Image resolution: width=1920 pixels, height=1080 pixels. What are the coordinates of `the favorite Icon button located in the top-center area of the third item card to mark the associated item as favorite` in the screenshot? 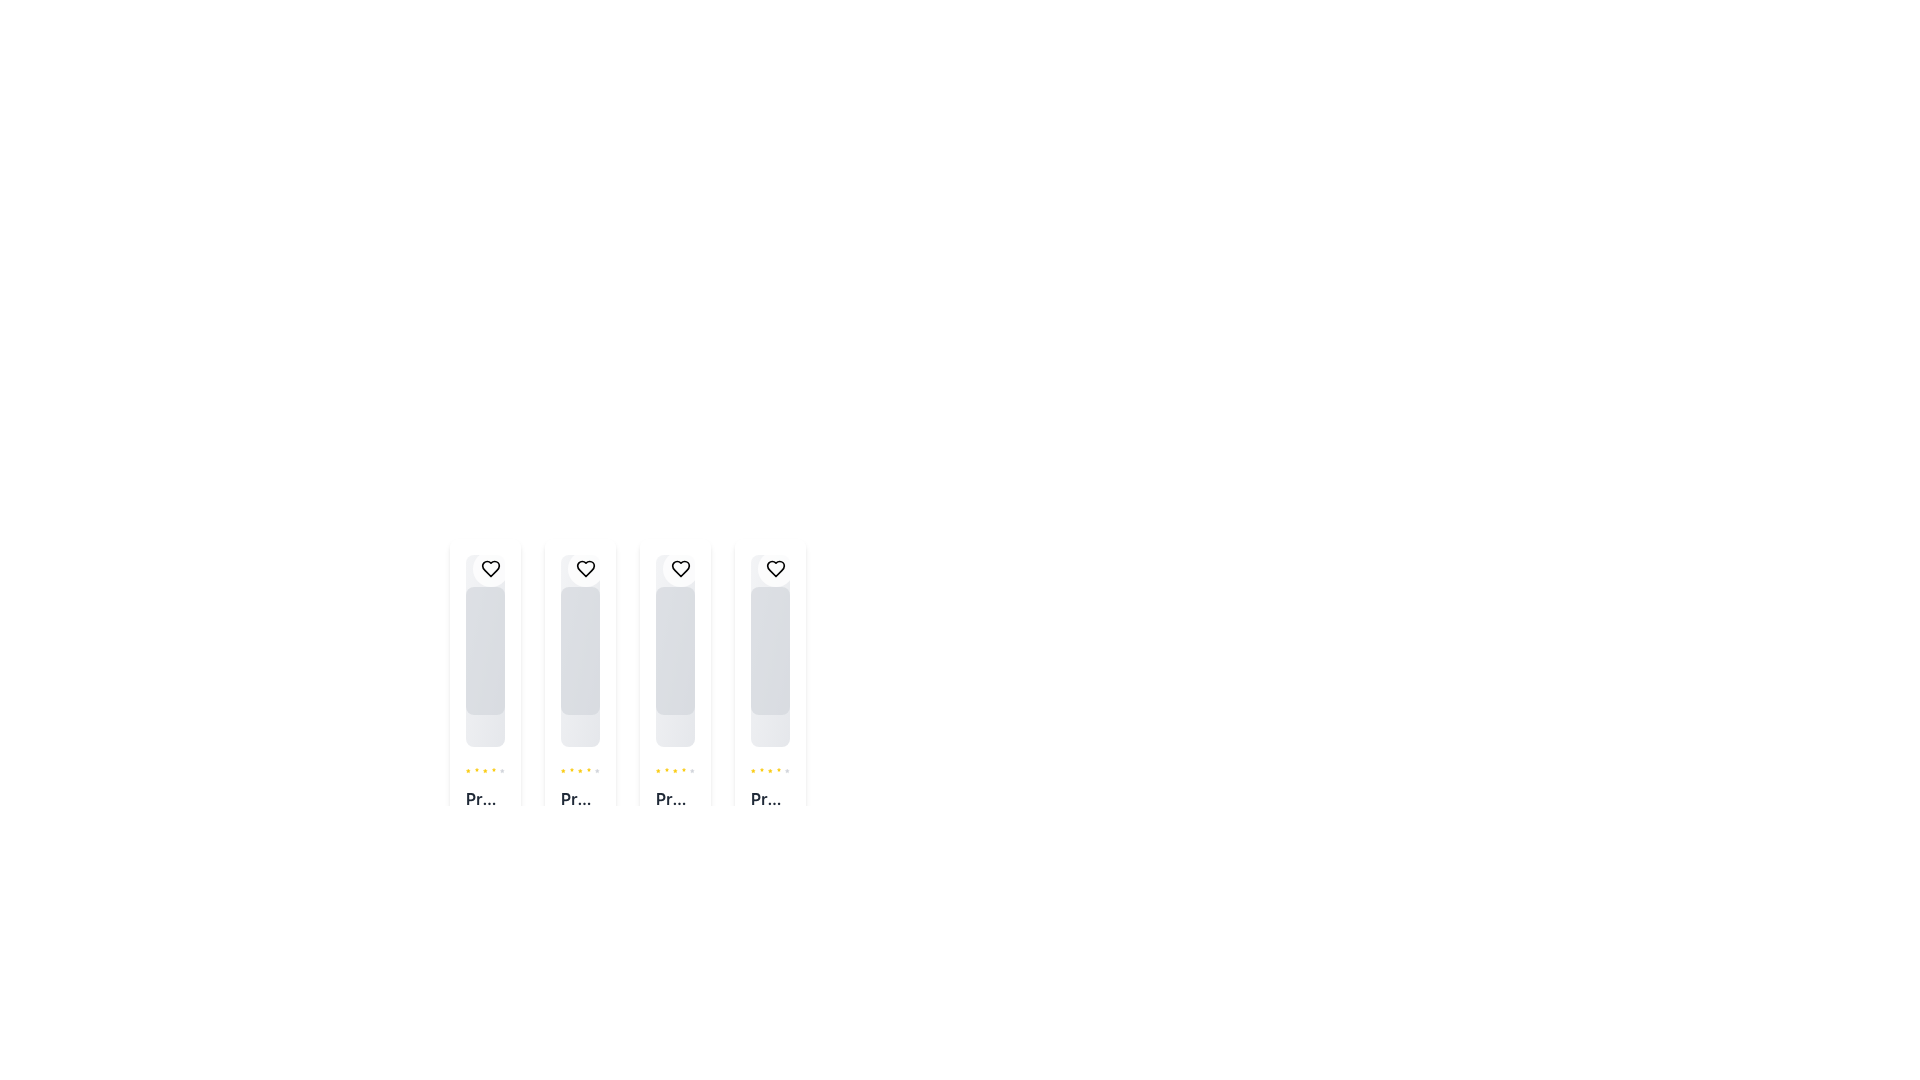 It's located at (681, 569).